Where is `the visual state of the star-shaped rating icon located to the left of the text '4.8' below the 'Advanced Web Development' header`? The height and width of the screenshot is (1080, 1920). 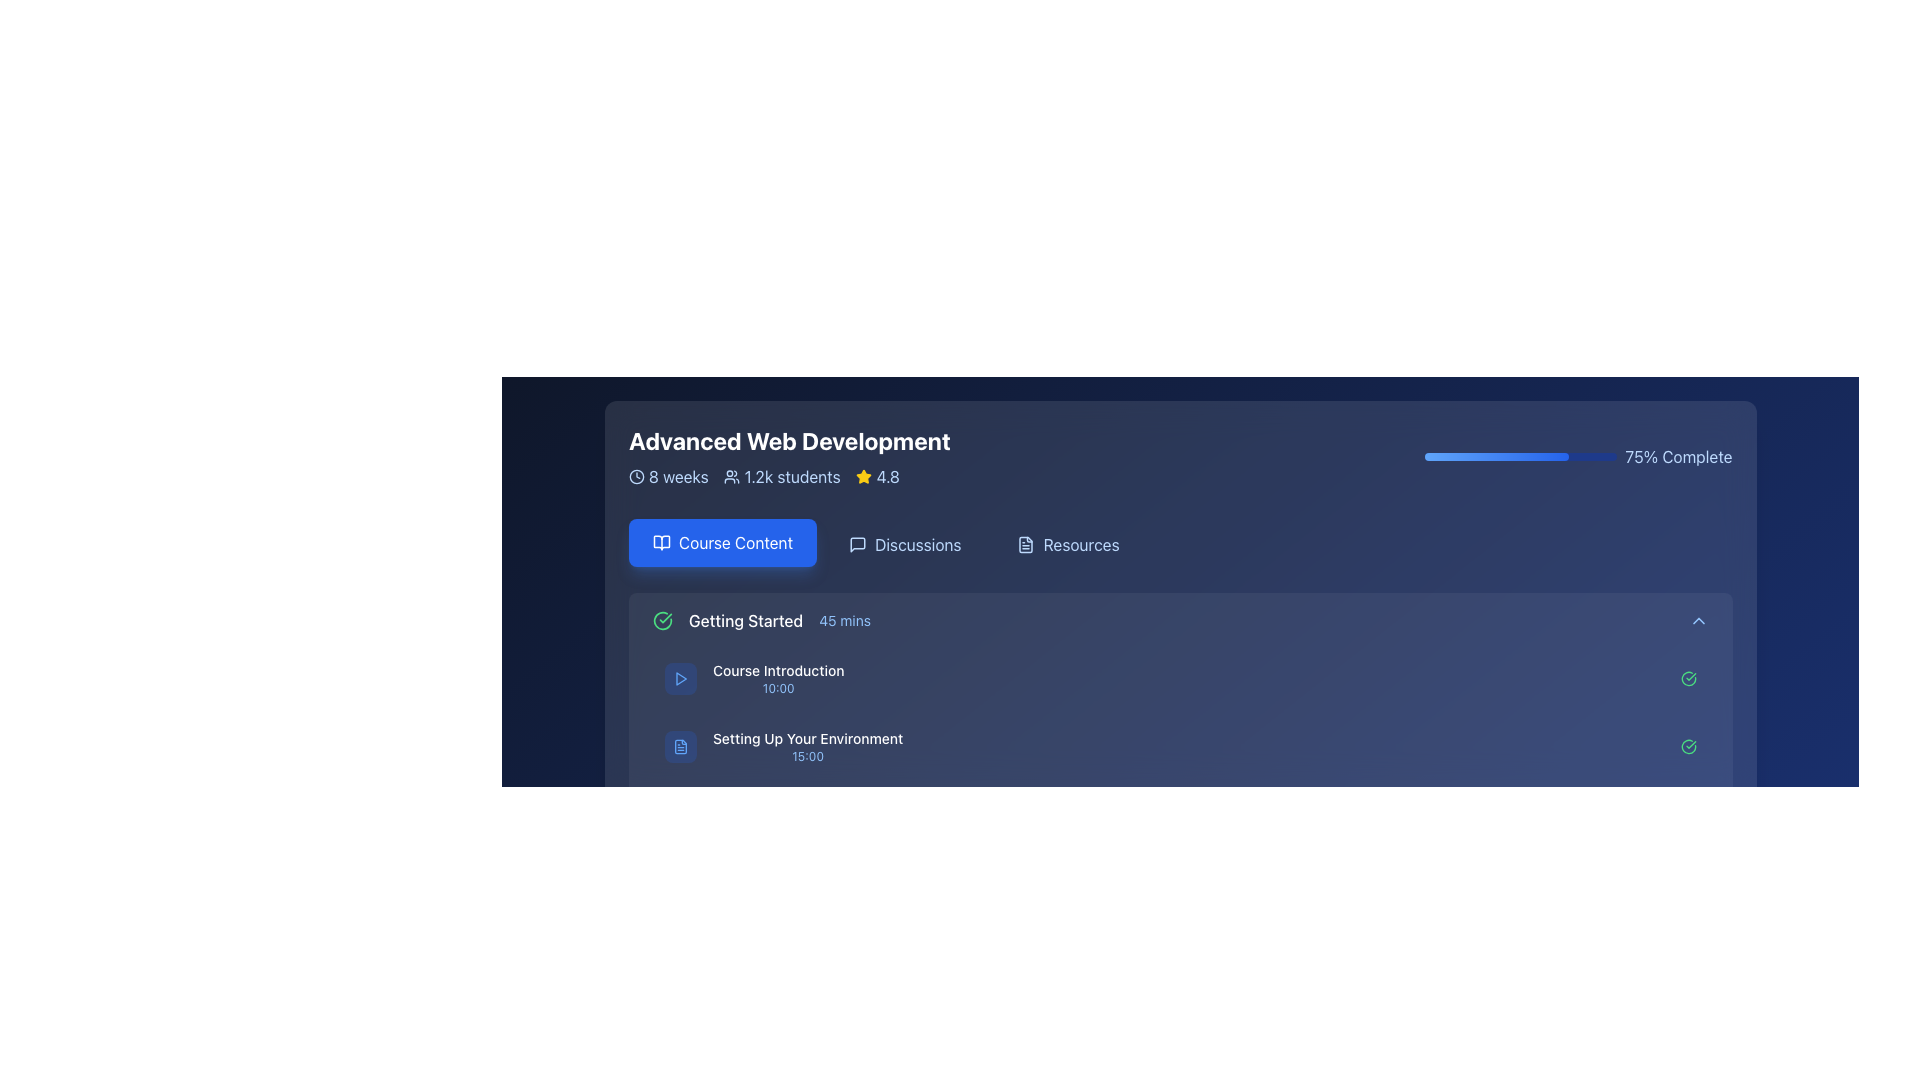 the visual state of the star-shaped rating icon located to the left of the text '4.8' below the 'Advanced Web Development' header is located at coordinates (864, 477).